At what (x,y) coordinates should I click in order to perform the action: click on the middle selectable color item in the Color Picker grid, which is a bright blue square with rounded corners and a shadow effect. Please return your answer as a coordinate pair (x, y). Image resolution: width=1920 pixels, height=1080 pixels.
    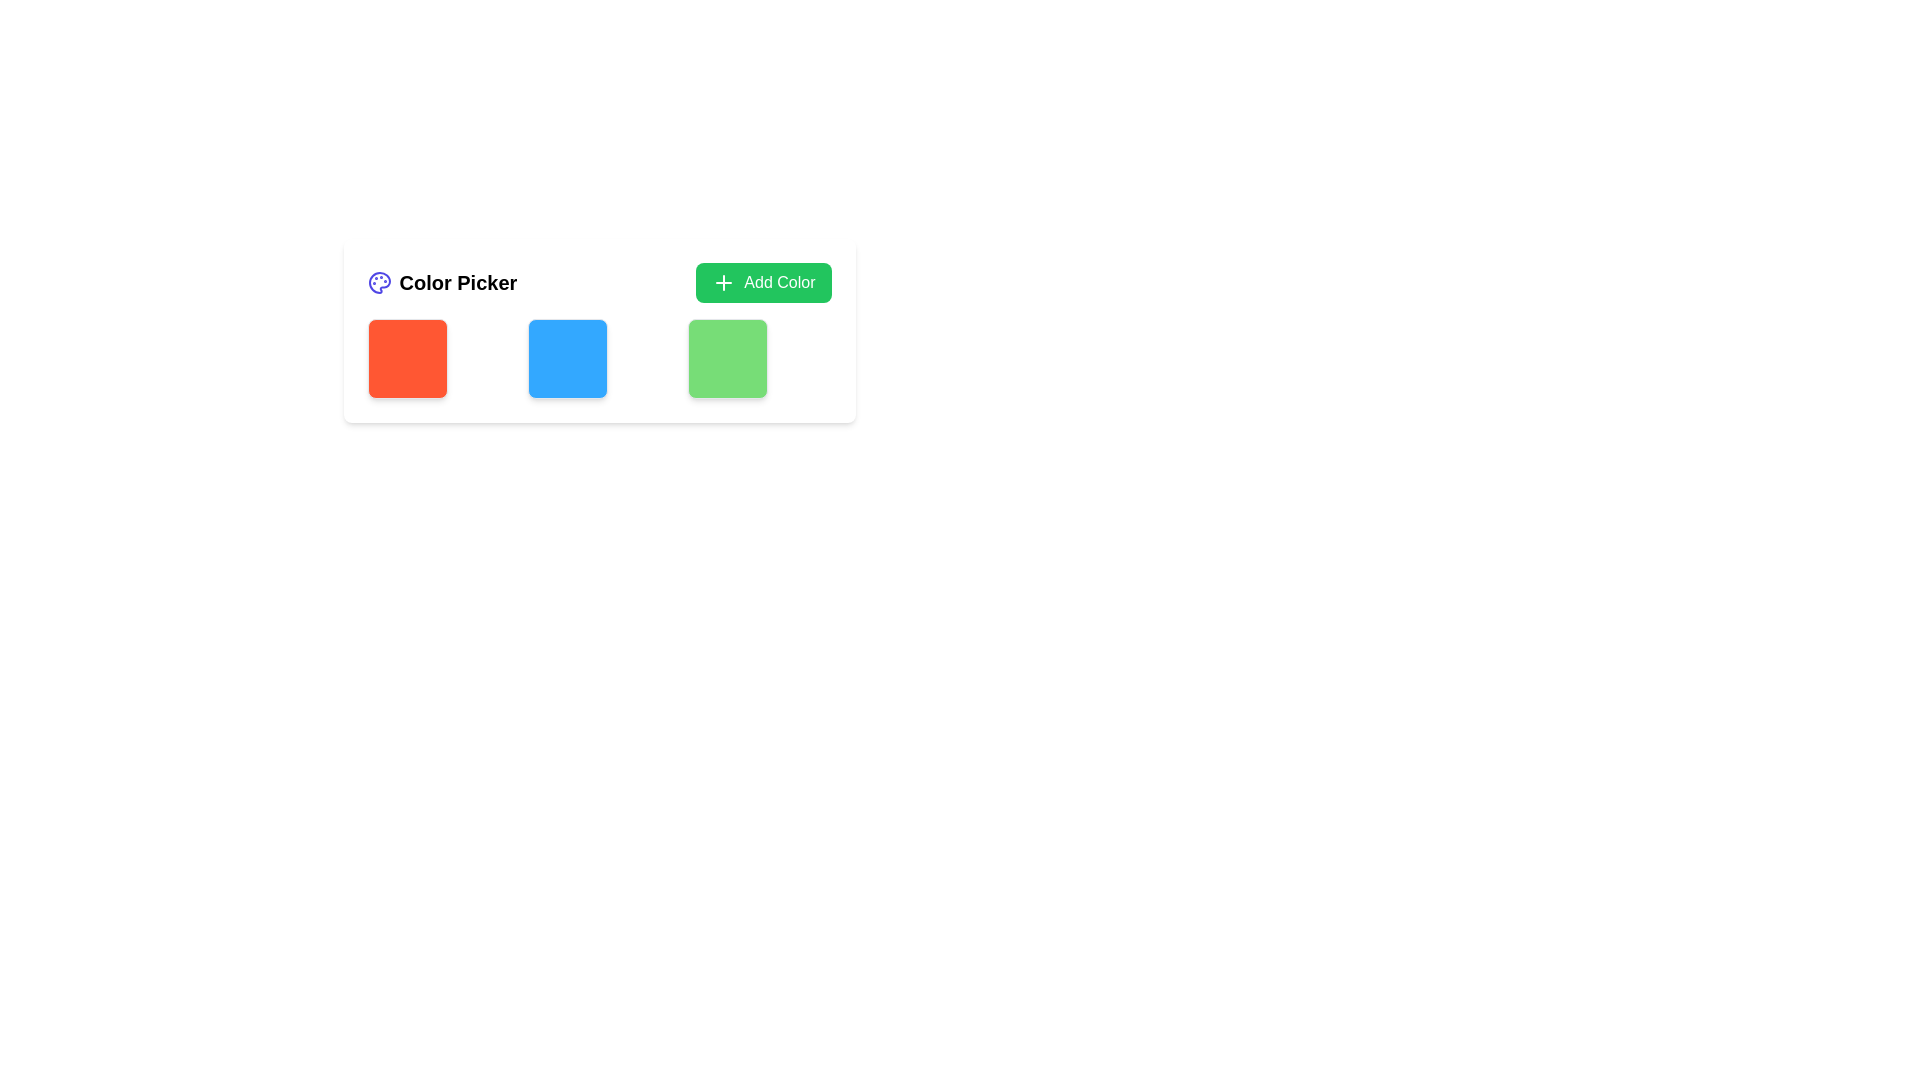
    Looking at the image, I should click on (566, 357).